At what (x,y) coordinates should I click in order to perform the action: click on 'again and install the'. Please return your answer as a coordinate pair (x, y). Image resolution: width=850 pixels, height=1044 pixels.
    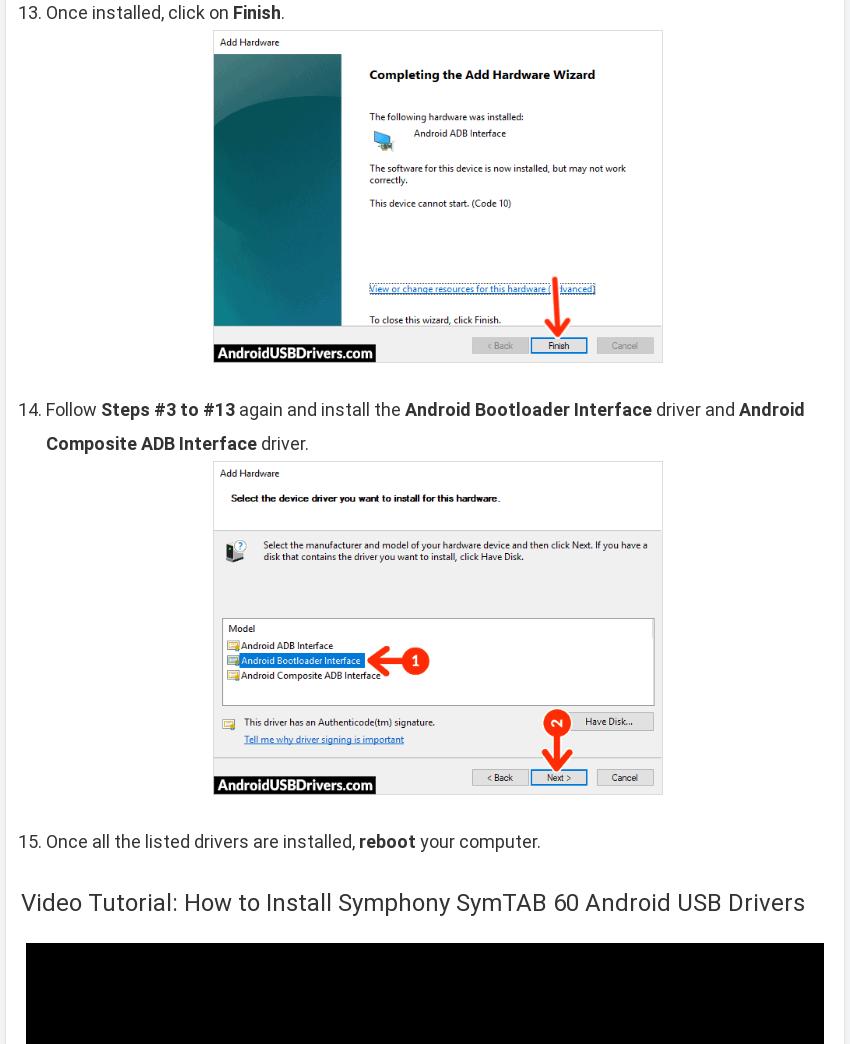
    Looking at the image, I should click on (320, 408).